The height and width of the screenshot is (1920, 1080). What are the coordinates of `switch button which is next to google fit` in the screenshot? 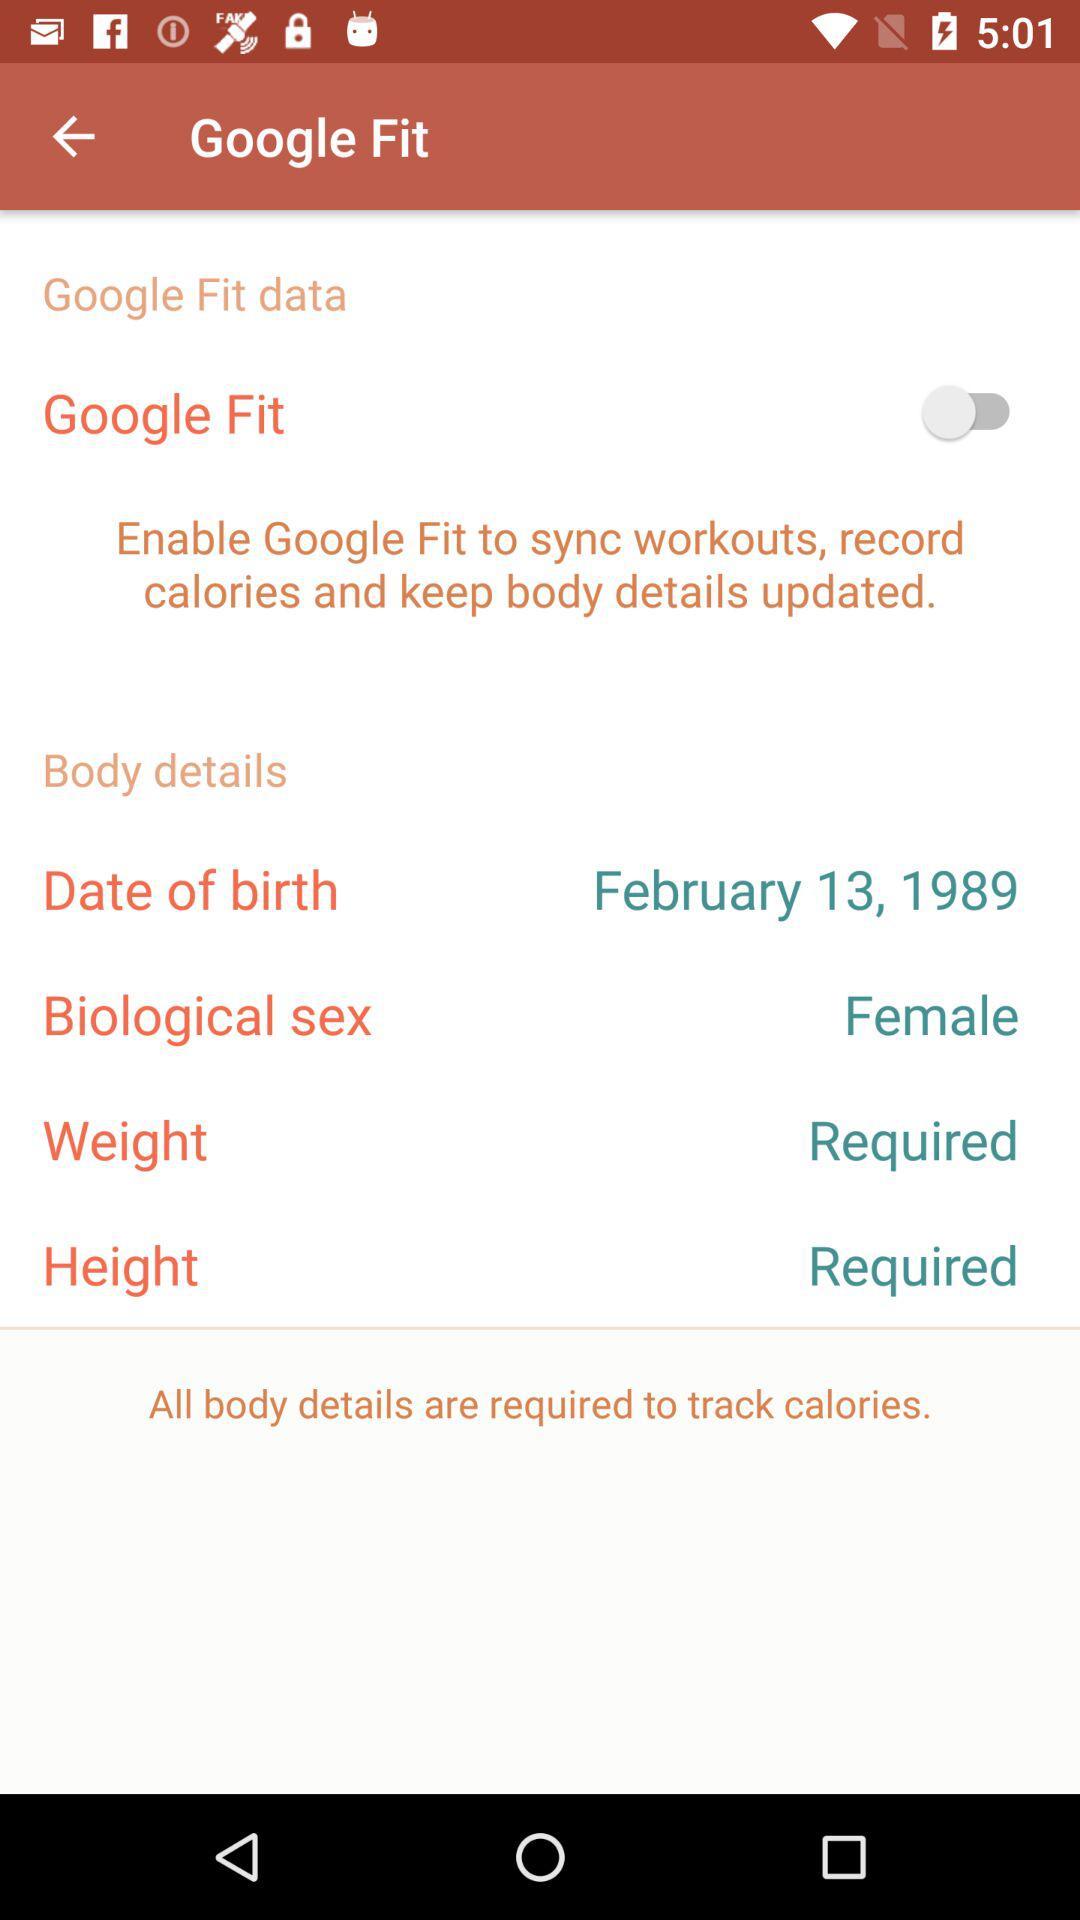 It's located at (974, 411).